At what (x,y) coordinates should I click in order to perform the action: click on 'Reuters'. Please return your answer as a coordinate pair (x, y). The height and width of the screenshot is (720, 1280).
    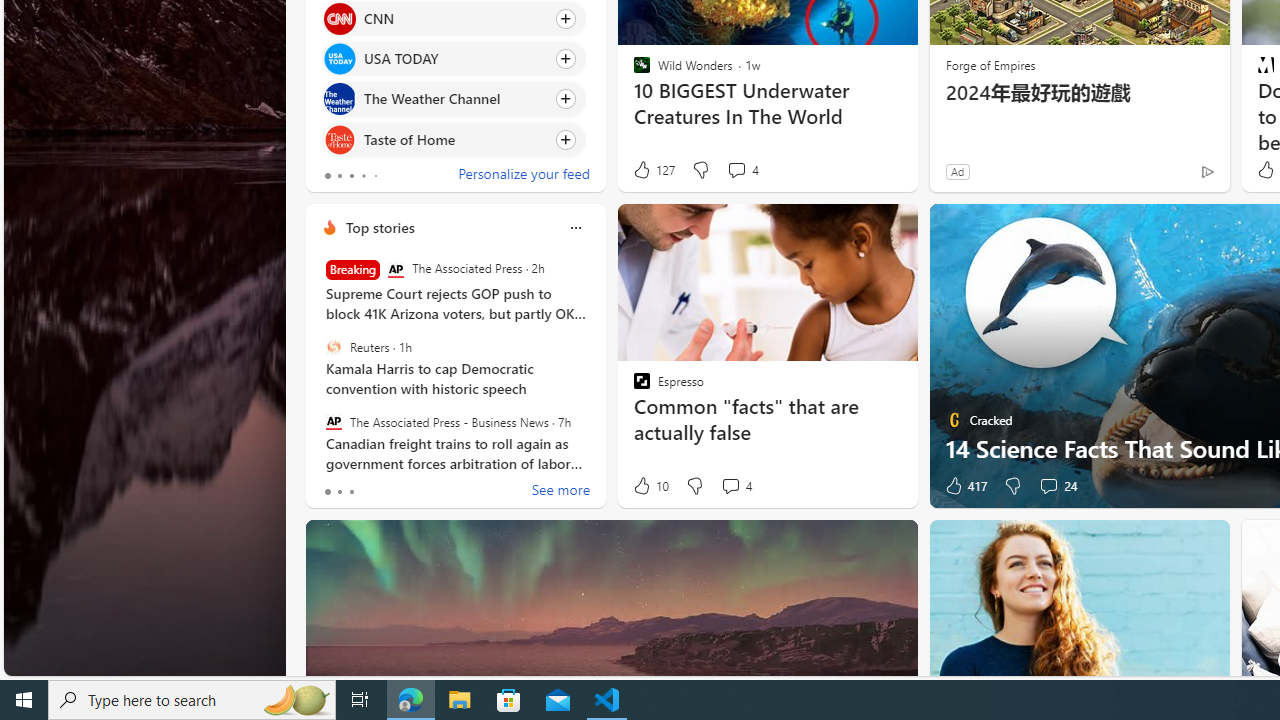
    Looking at the image, I should click on (333, 346).